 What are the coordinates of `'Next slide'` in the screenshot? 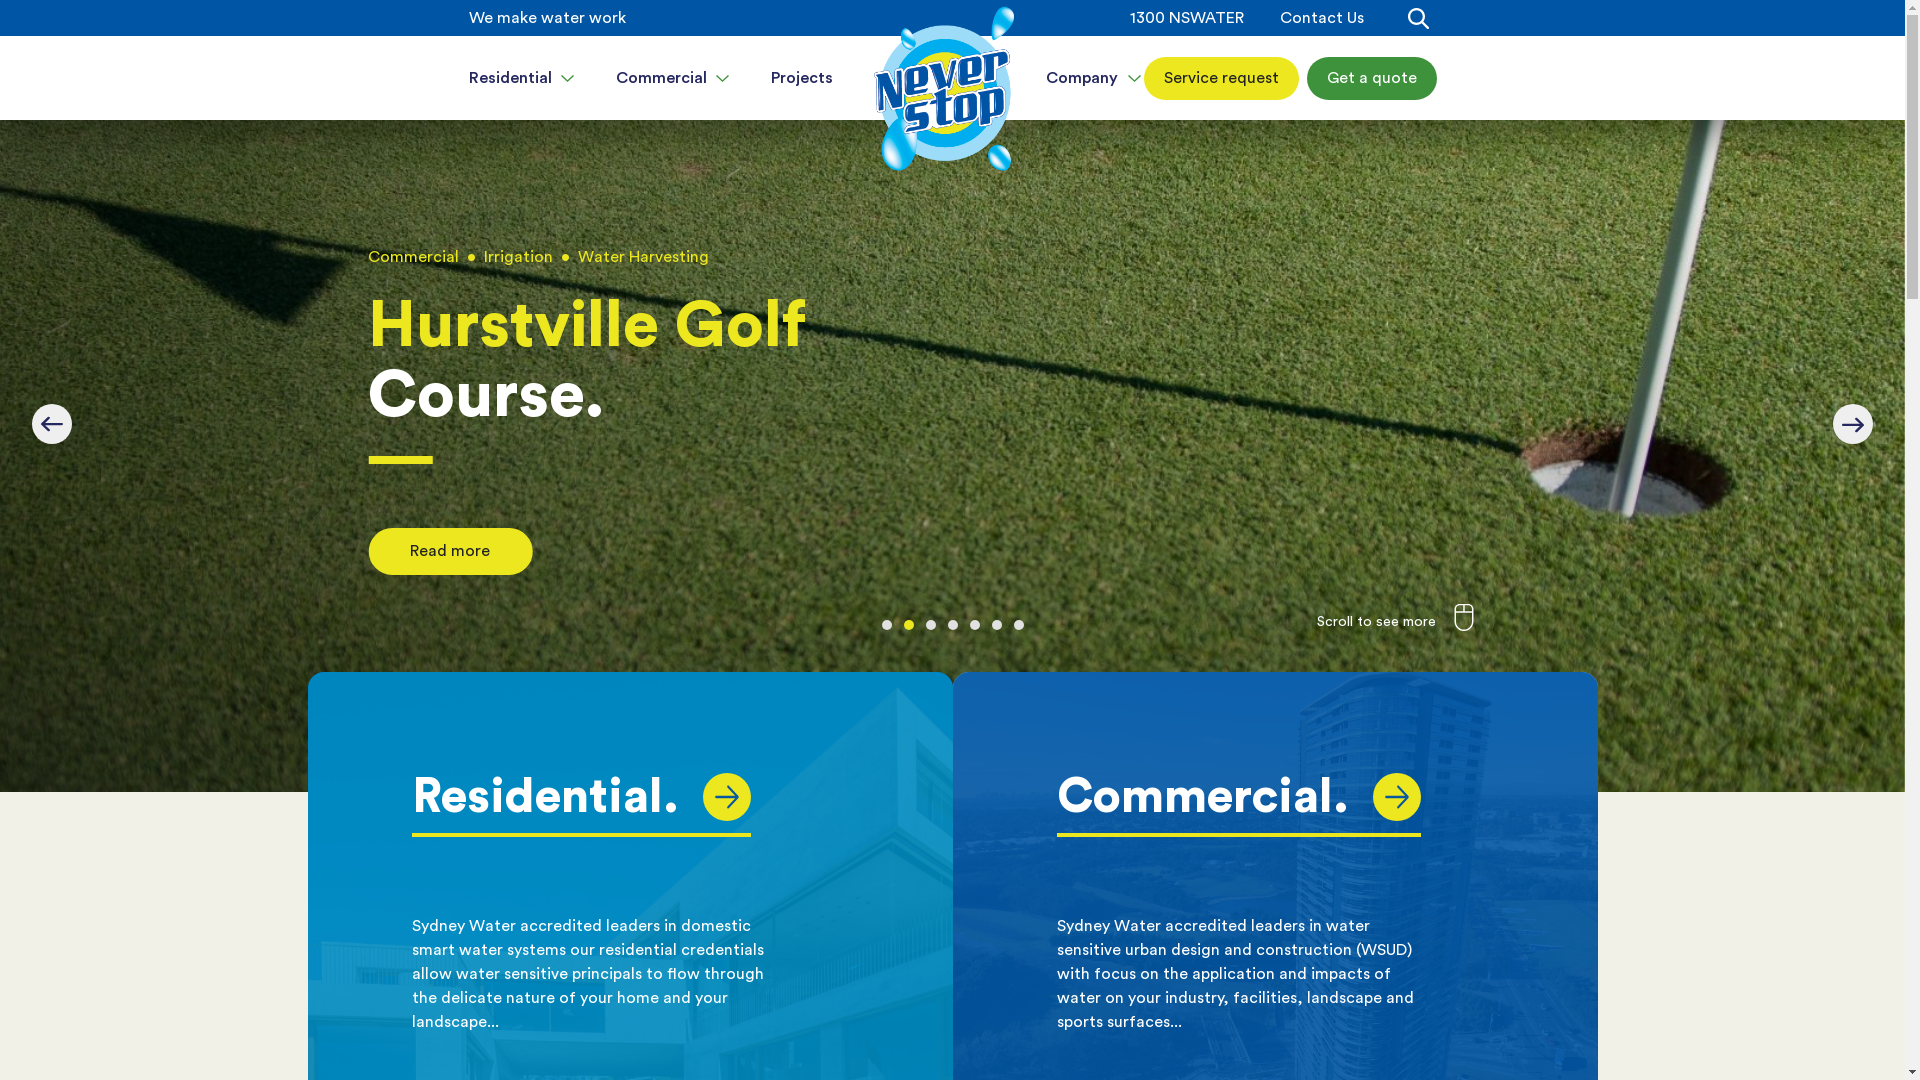 It's located at (1851, 423).